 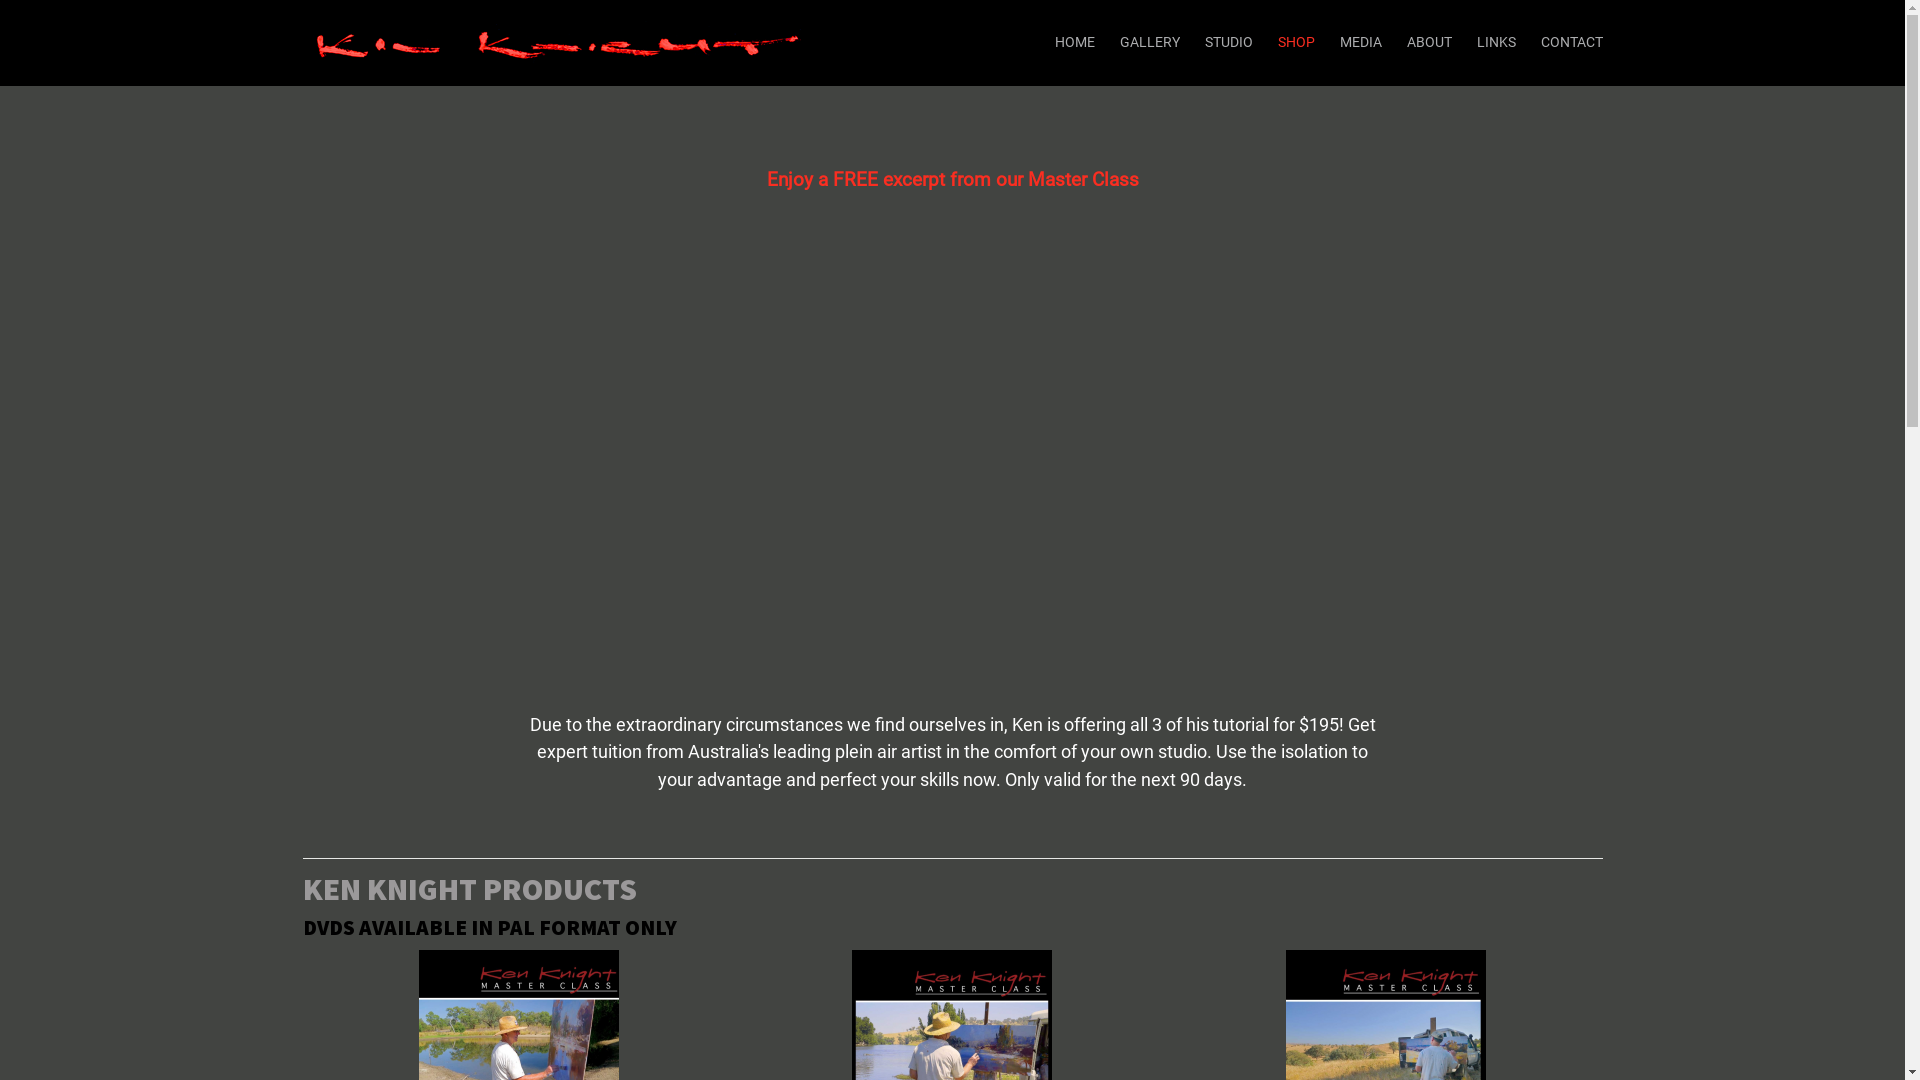 What do you see at coordinates (1227, 42) in the screenshot?
I see `'STUDIO'` at bounding box center [1227, 42].